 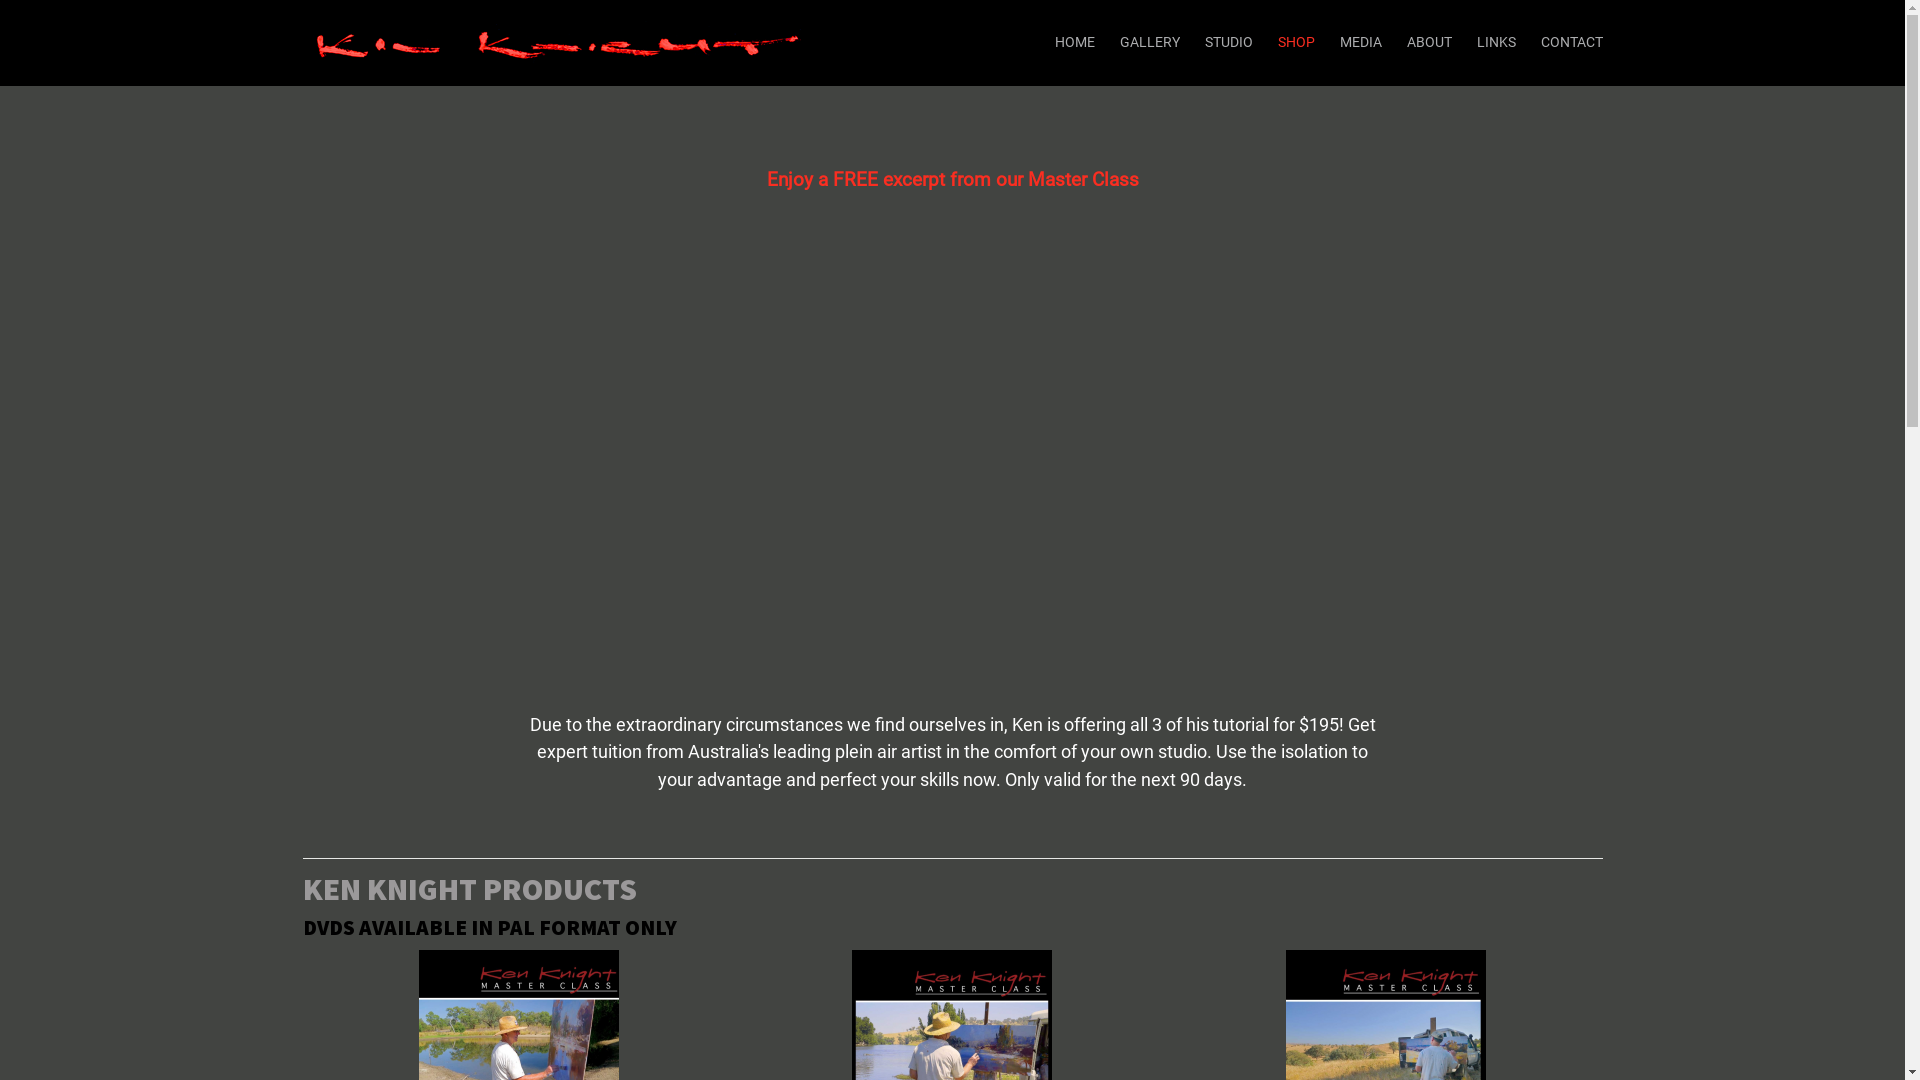 What do you see at coordinates (1227, 42) in the screenshot?
I see `'STUDIO'` at bounding box center [1227, 42].